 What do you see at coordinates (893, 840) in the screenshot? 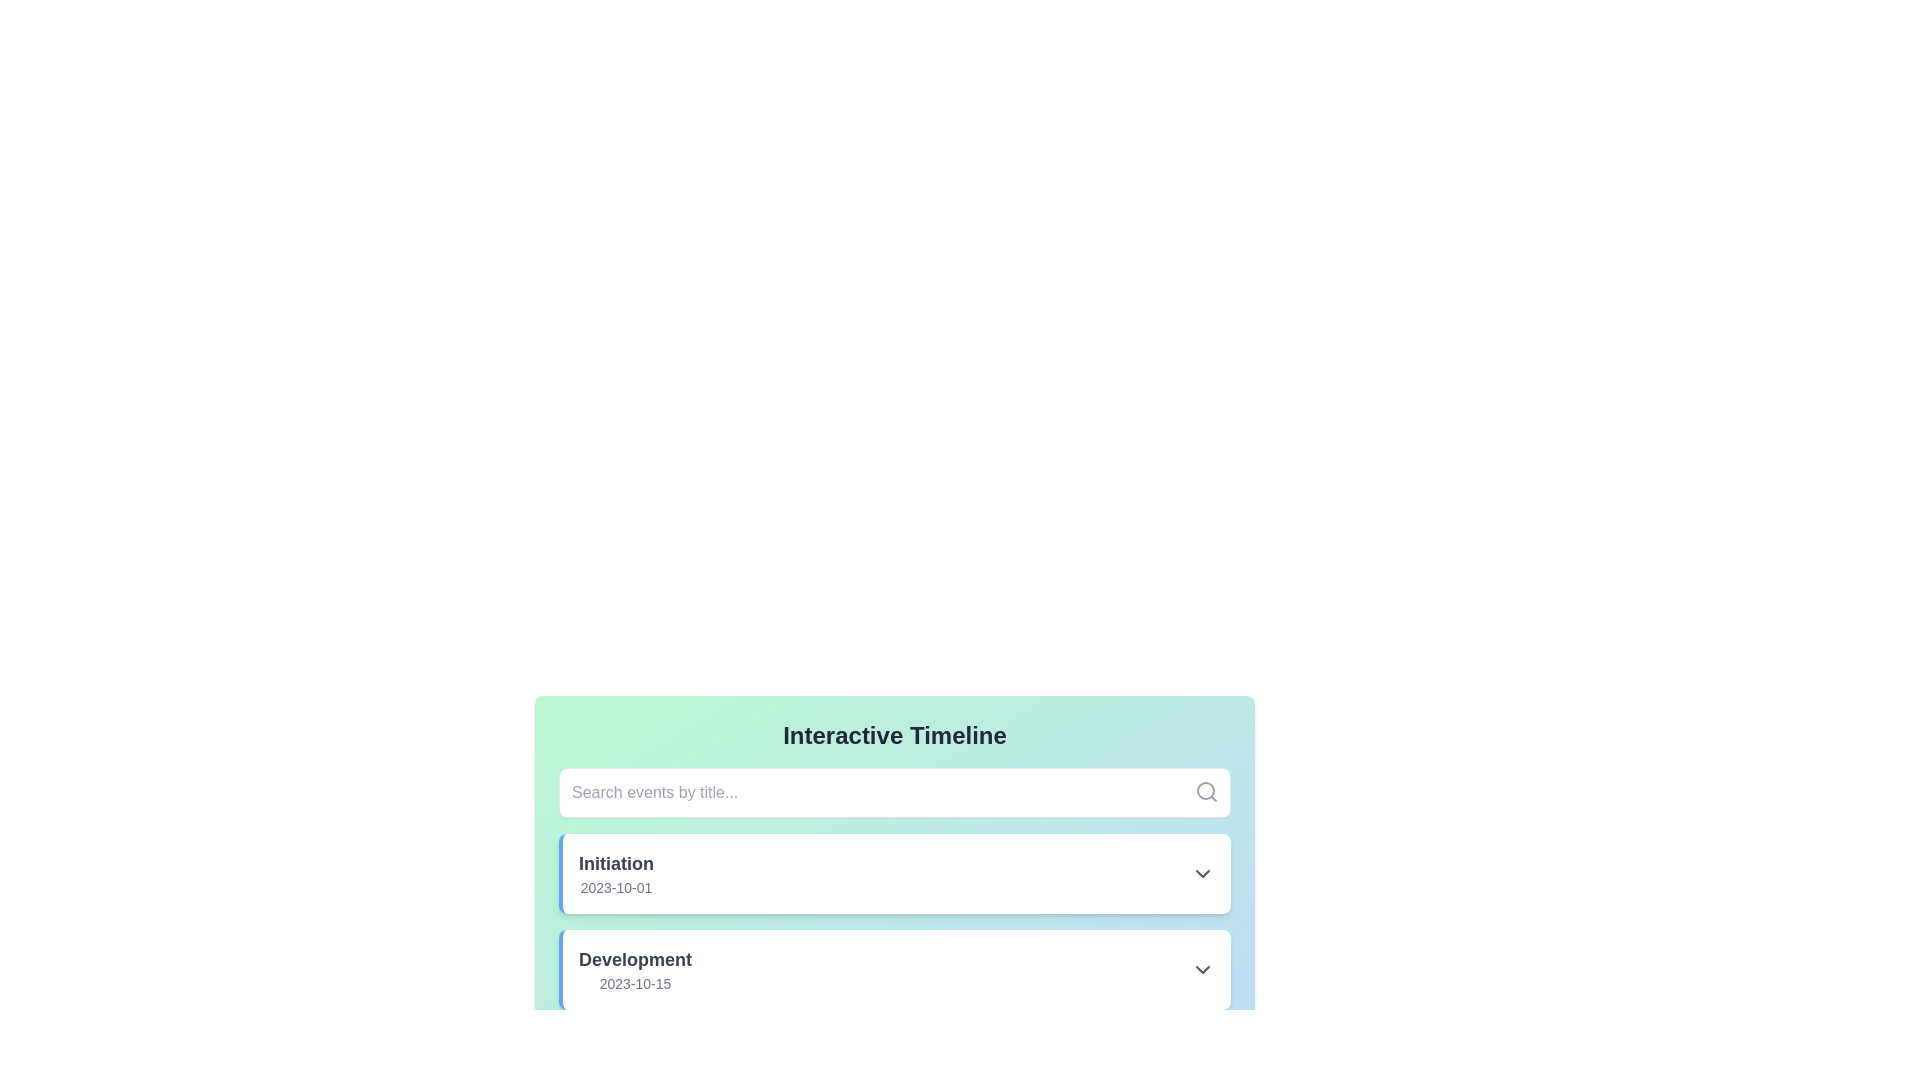
I see `an individual event in the 'Interactive Timeline' panel for more information` at bounding box center [893, 840].